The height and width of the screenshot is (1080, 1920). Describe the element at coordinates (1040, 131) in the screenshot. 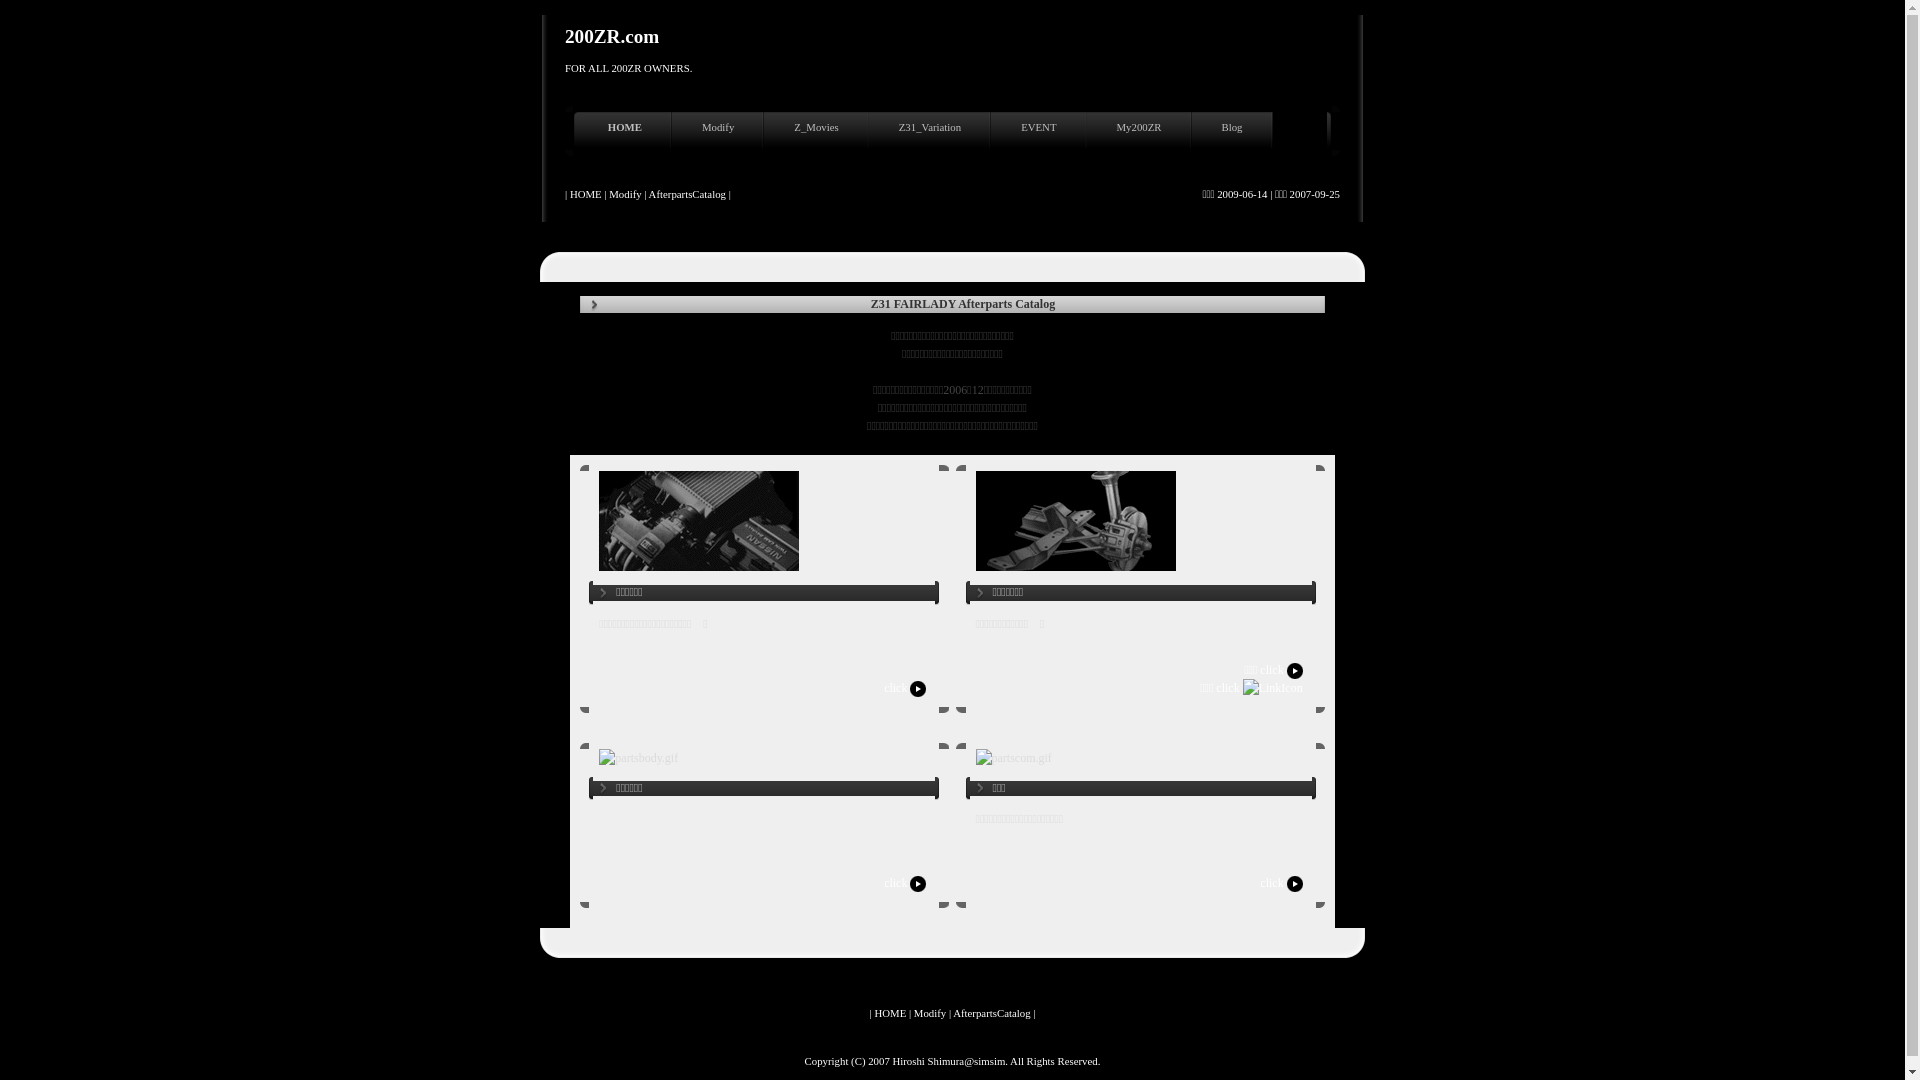

I see `'EVENT'` at that location.